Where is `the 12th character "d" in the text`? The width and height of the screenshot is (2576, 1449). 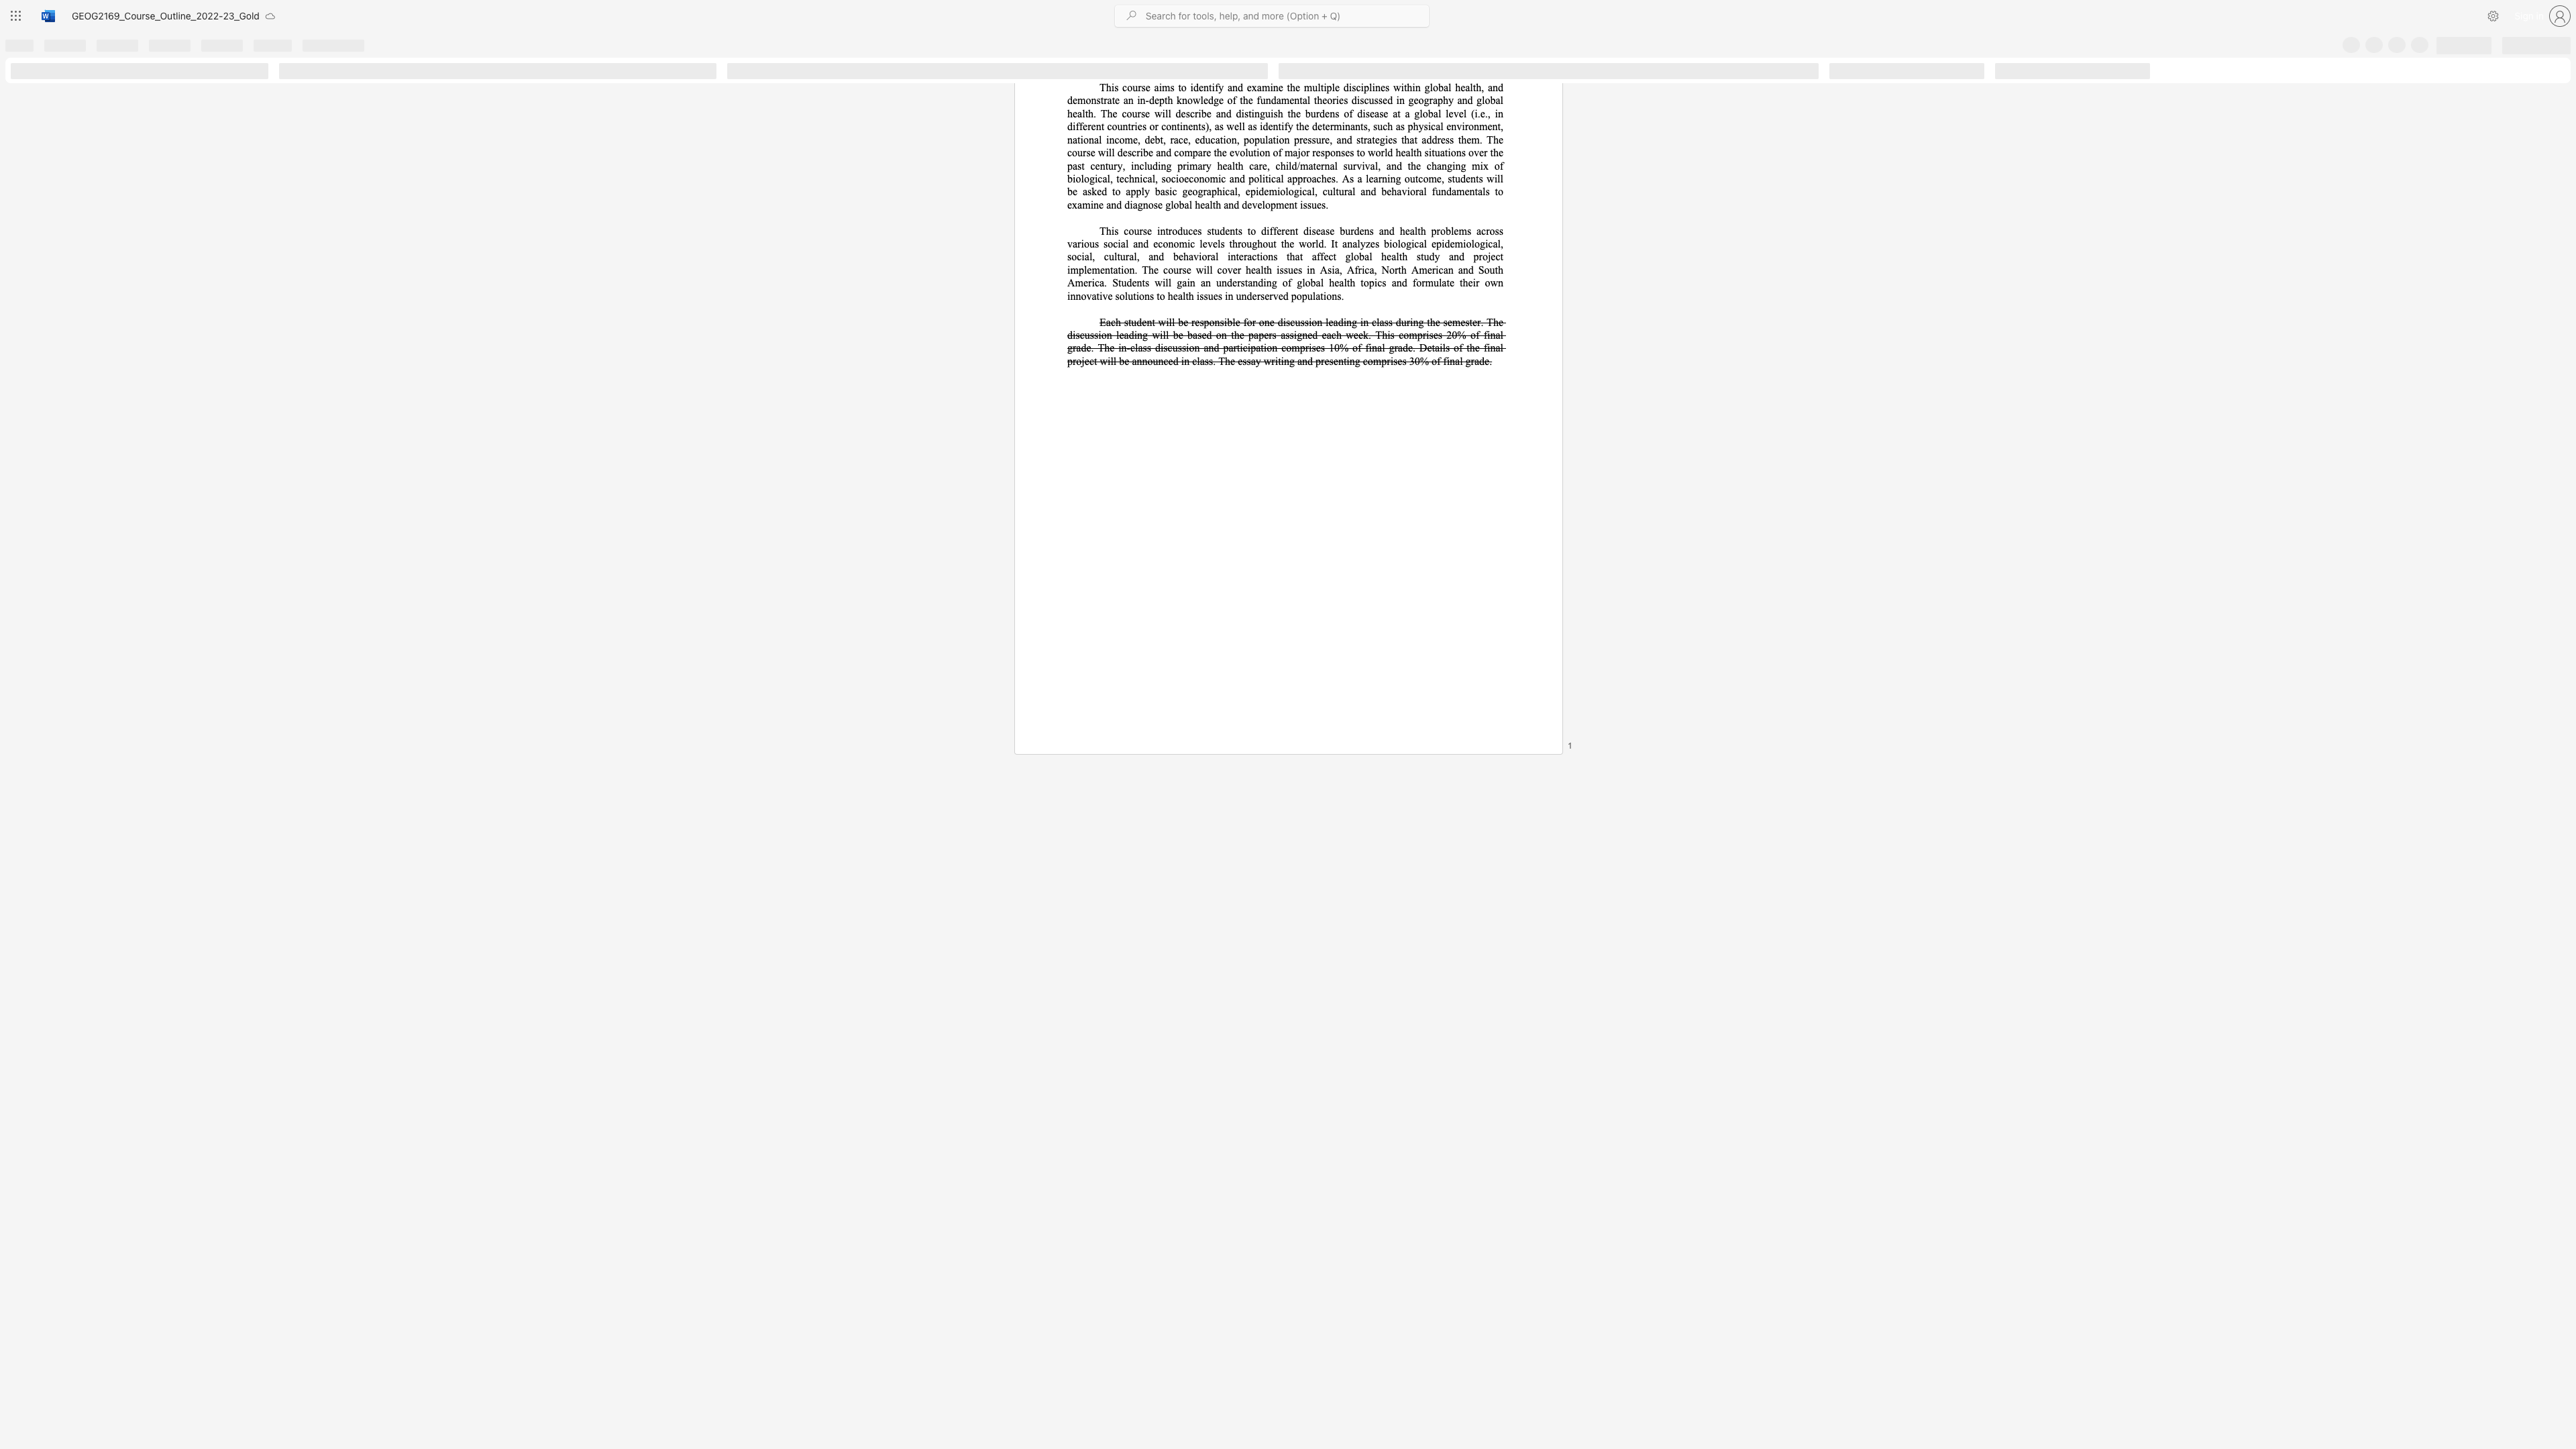 the 12th character "d" in the text is located at coordinates (1404, 347).